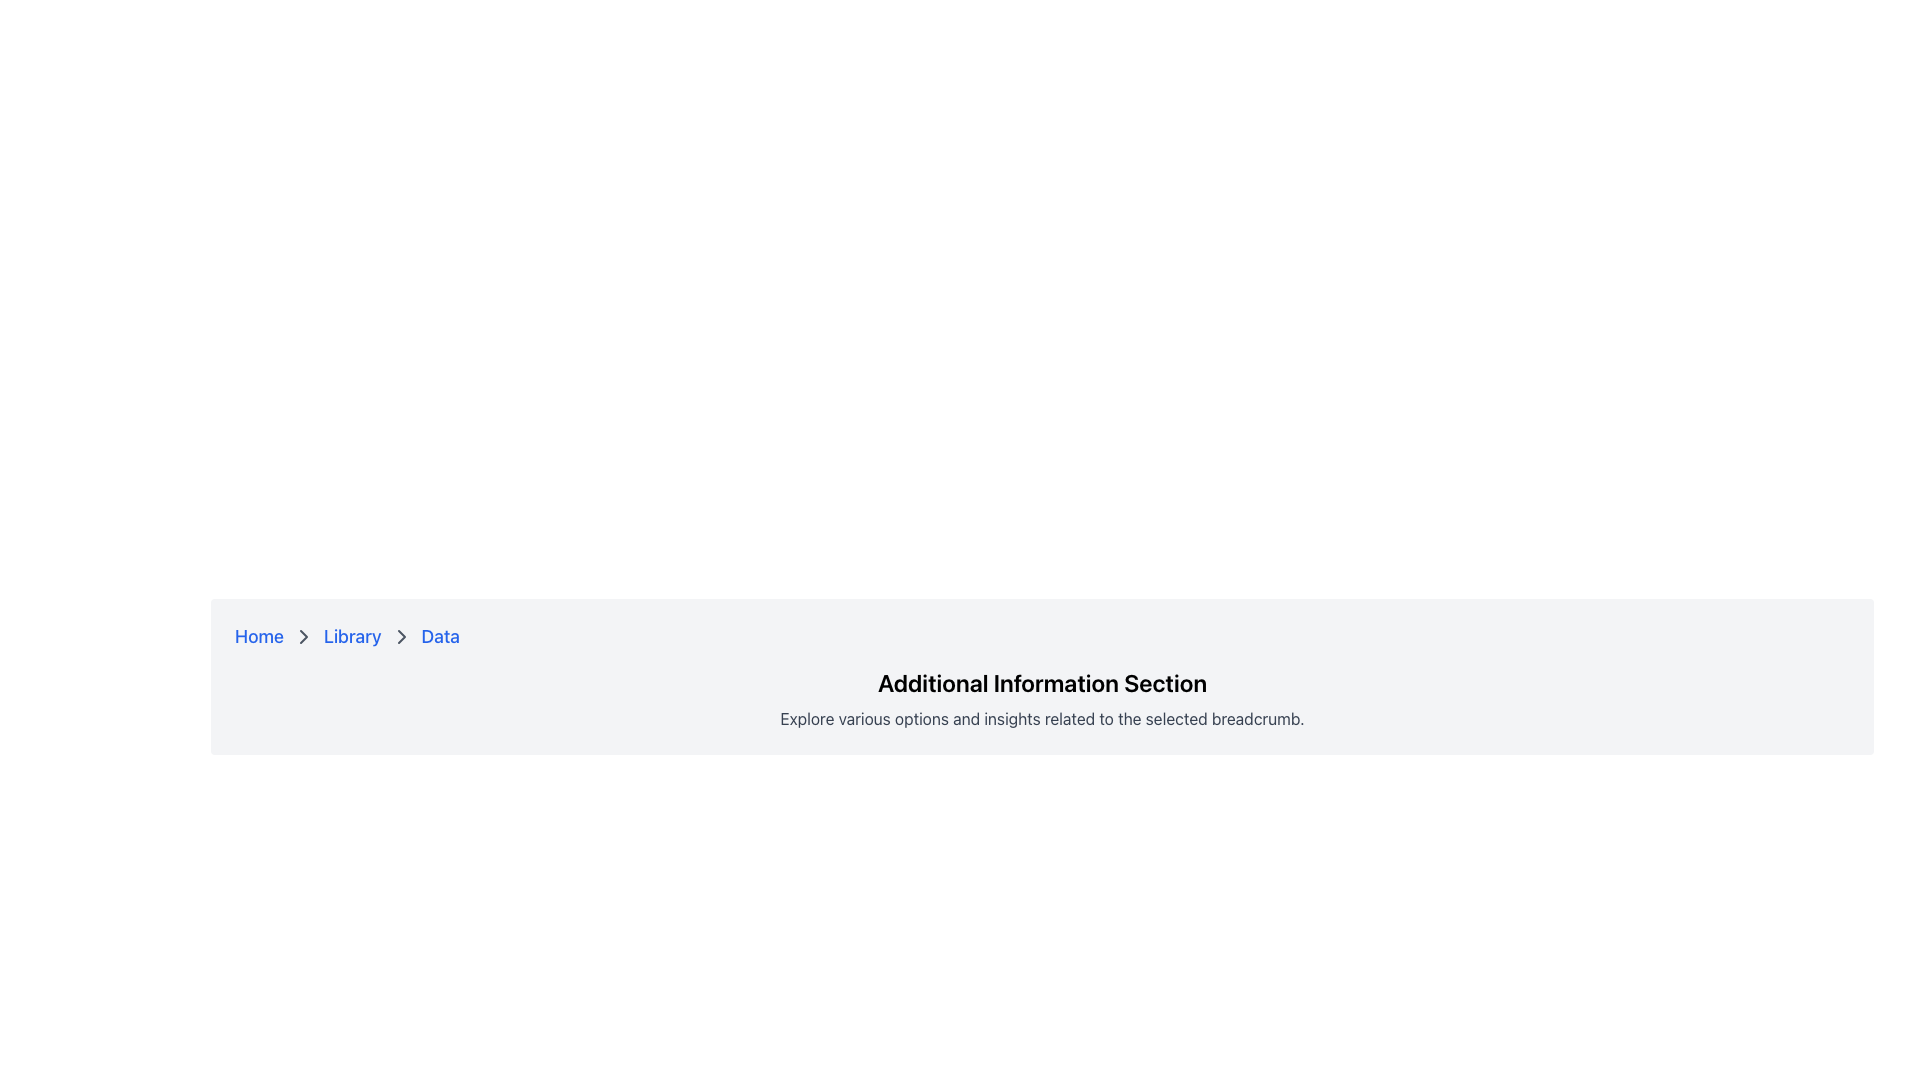 The height and width of the screenshot is (1080, 1920). I want to click on the right-pointing chevron icon located between the 'Home' and 'Library' links in the breadcrumb navigation, so click(302, 636).